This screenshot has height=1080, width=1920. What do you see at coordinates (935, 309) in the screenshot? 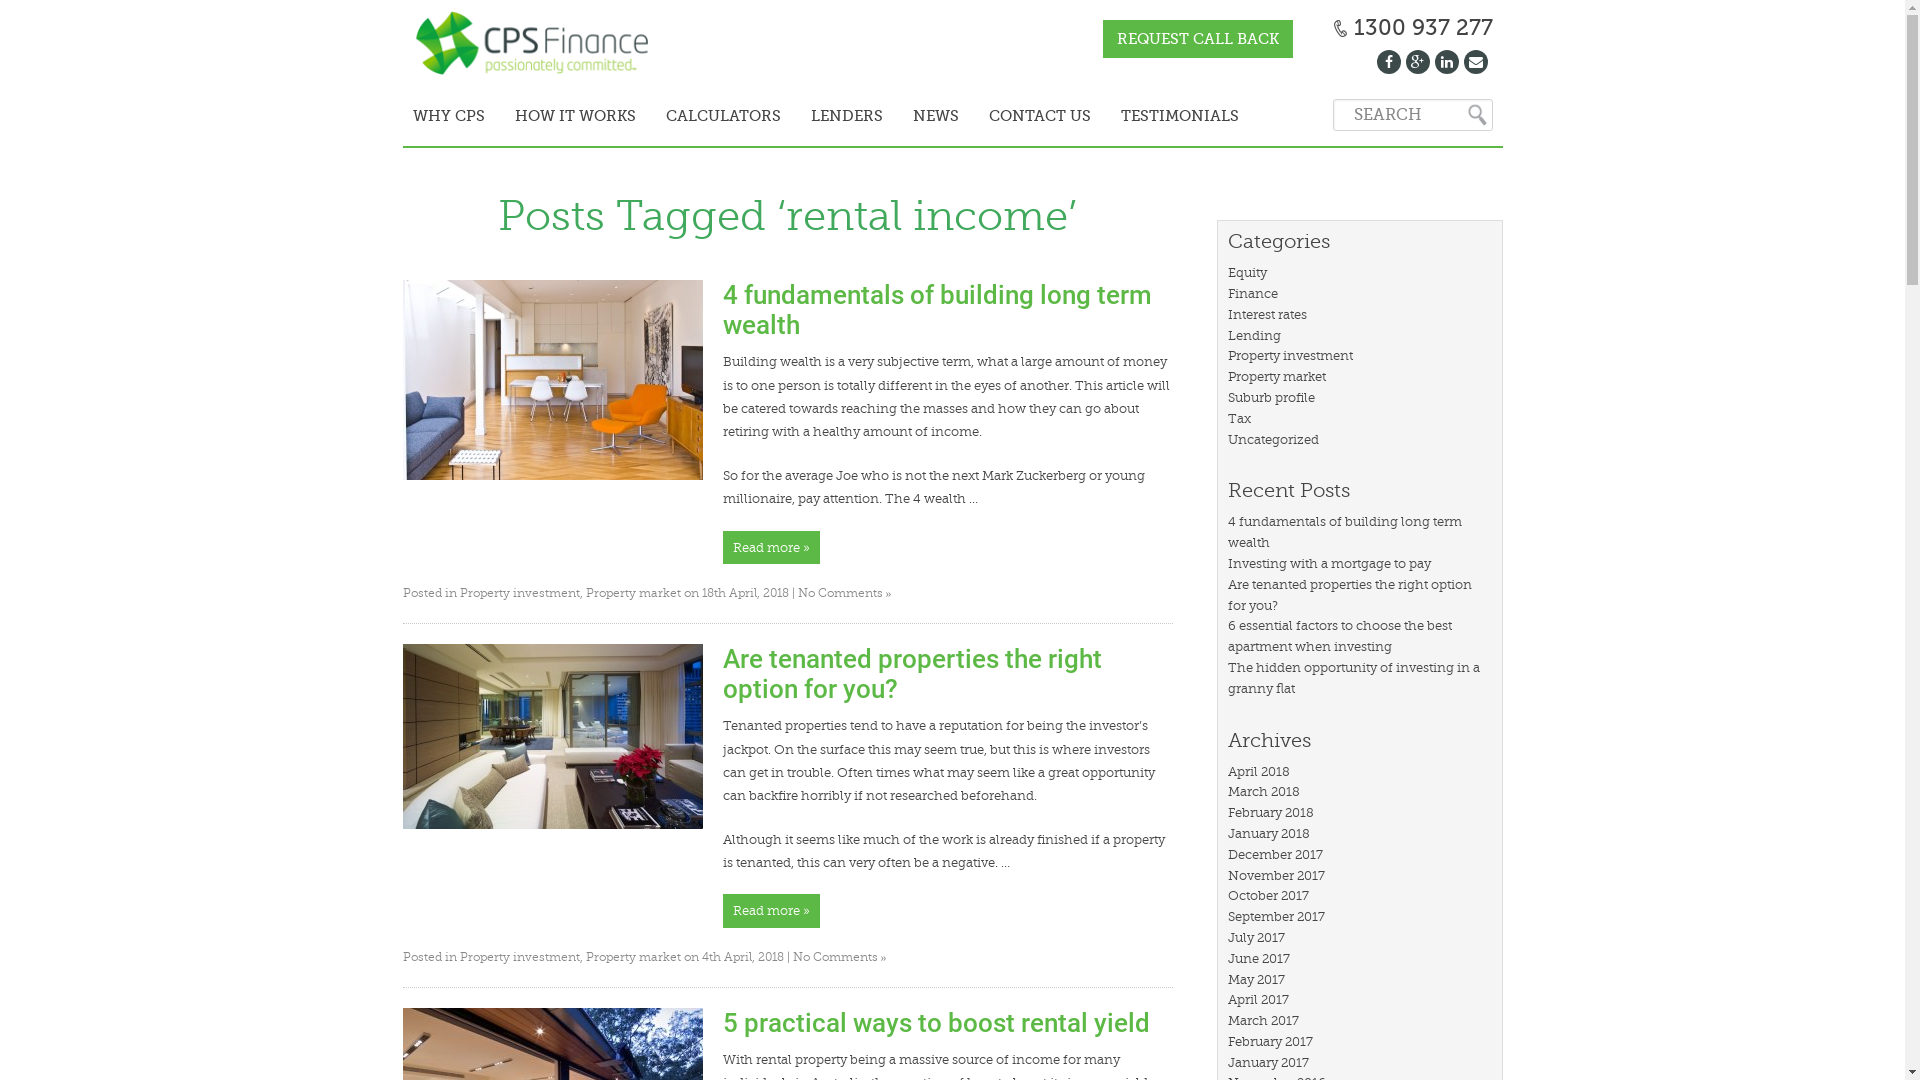
I see `'4 fundamentals of building long term wealth'` at bounding box center [935, 309].